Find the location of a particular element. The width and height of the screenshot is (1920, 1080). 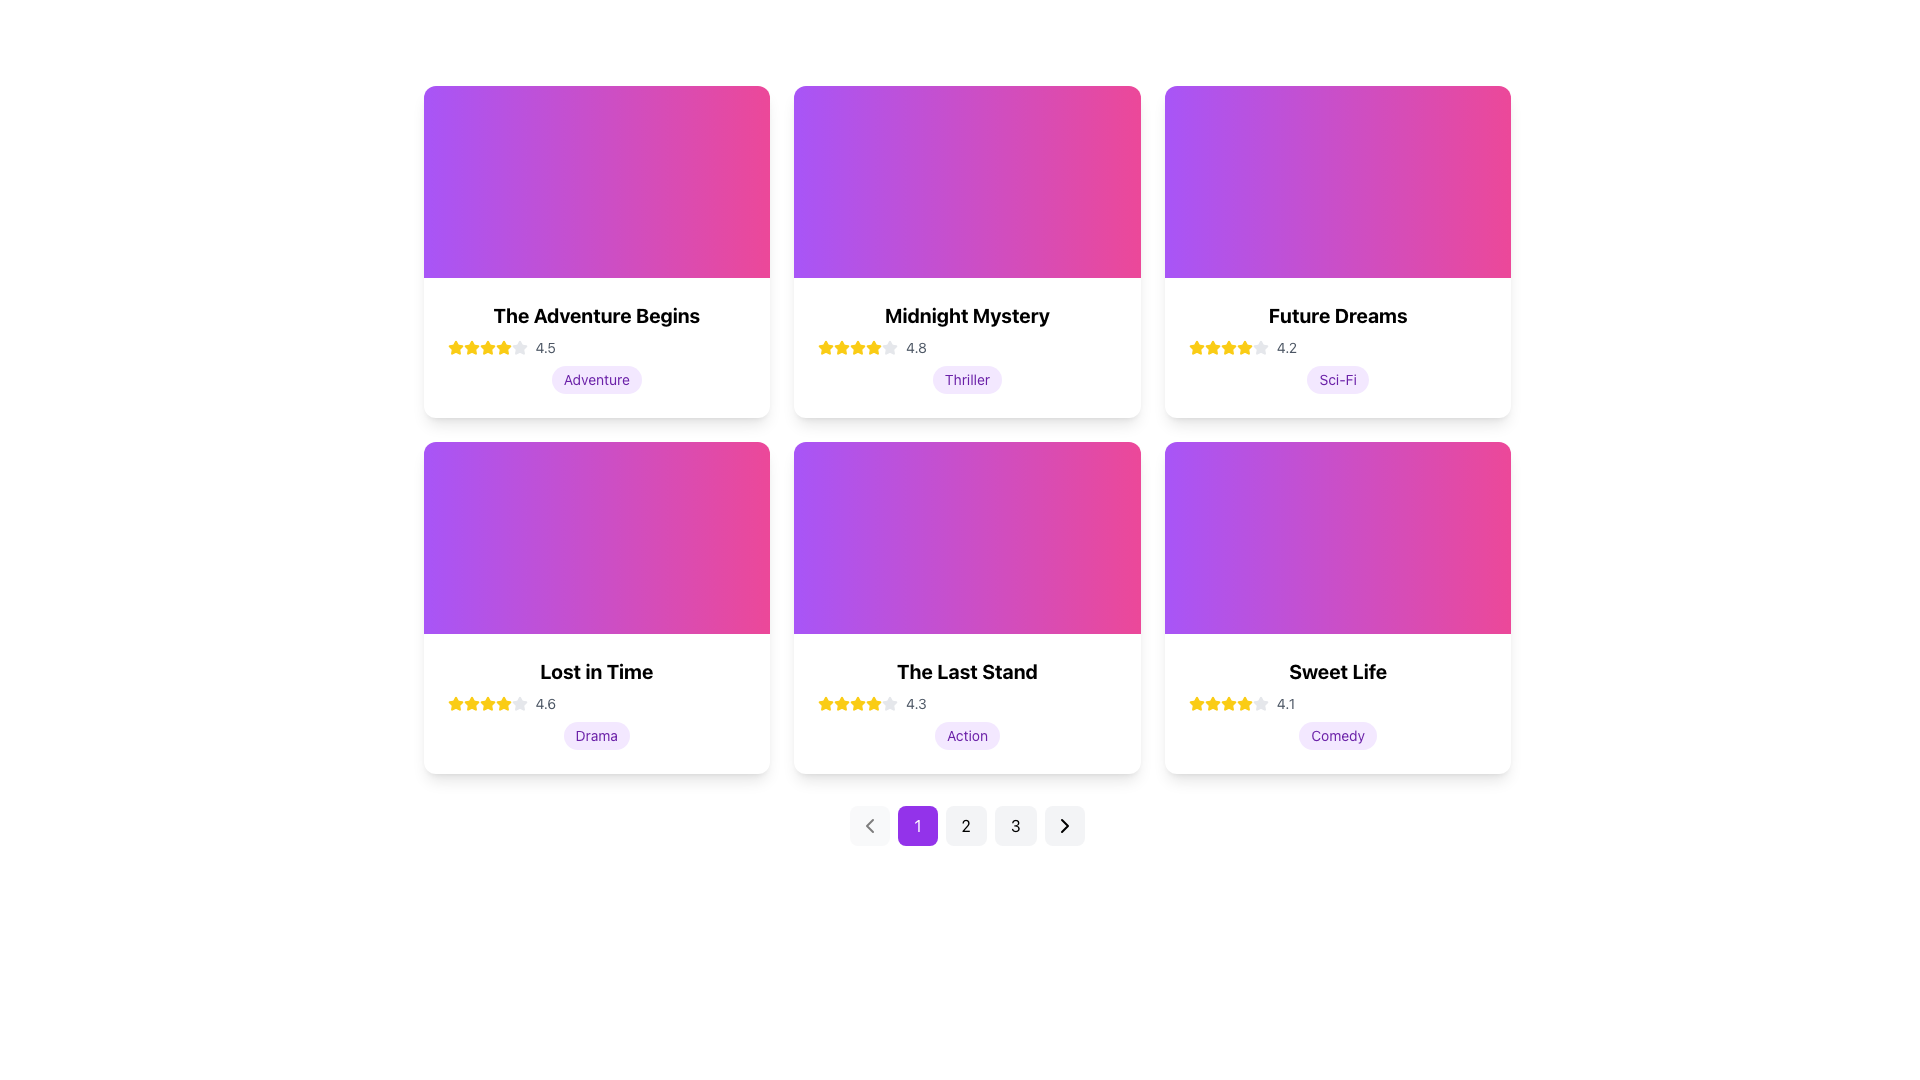

the Rating display widget showing a rating of '4.2' with five star icons, four filled and one outlined, located beneath the title 'Future Dreams' is located at coordinates (1338, 346).